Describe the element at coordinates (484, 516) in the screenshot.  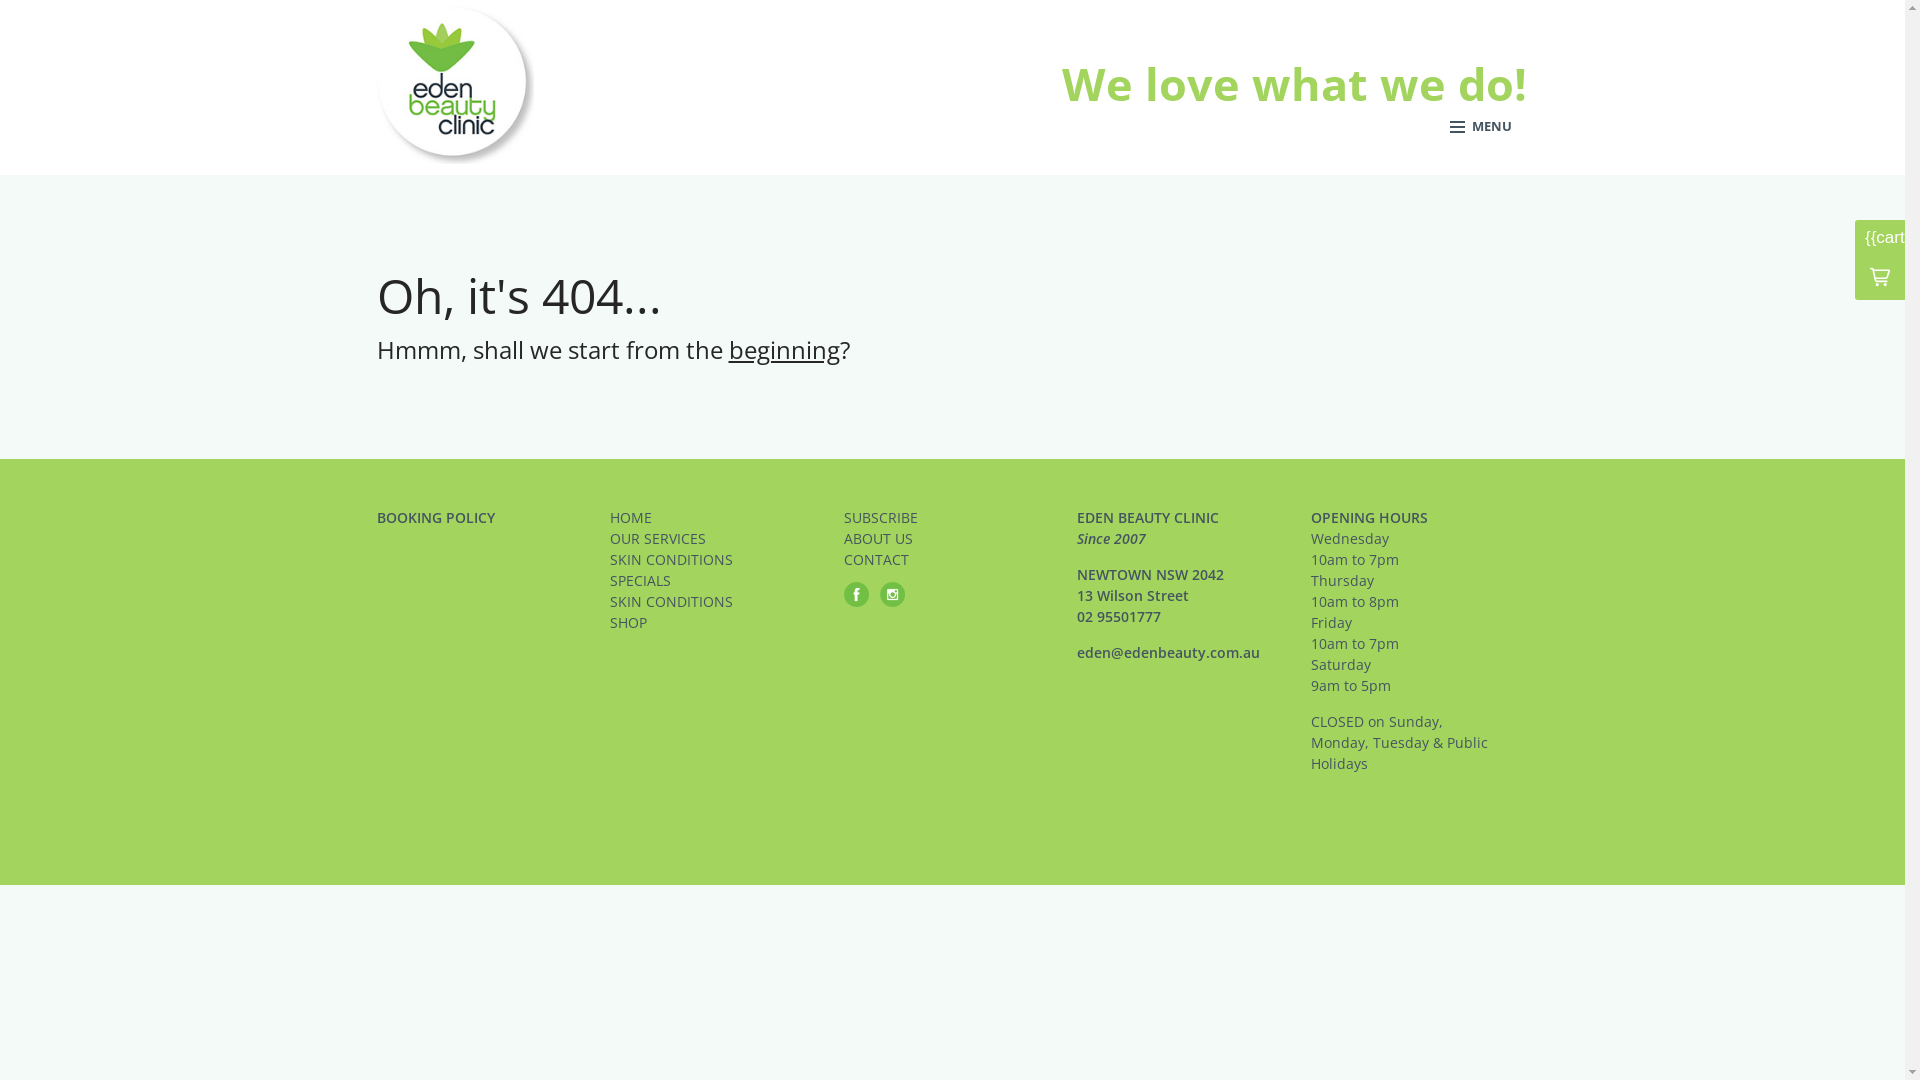
I see `'BOOKING POLICY'` at that location.